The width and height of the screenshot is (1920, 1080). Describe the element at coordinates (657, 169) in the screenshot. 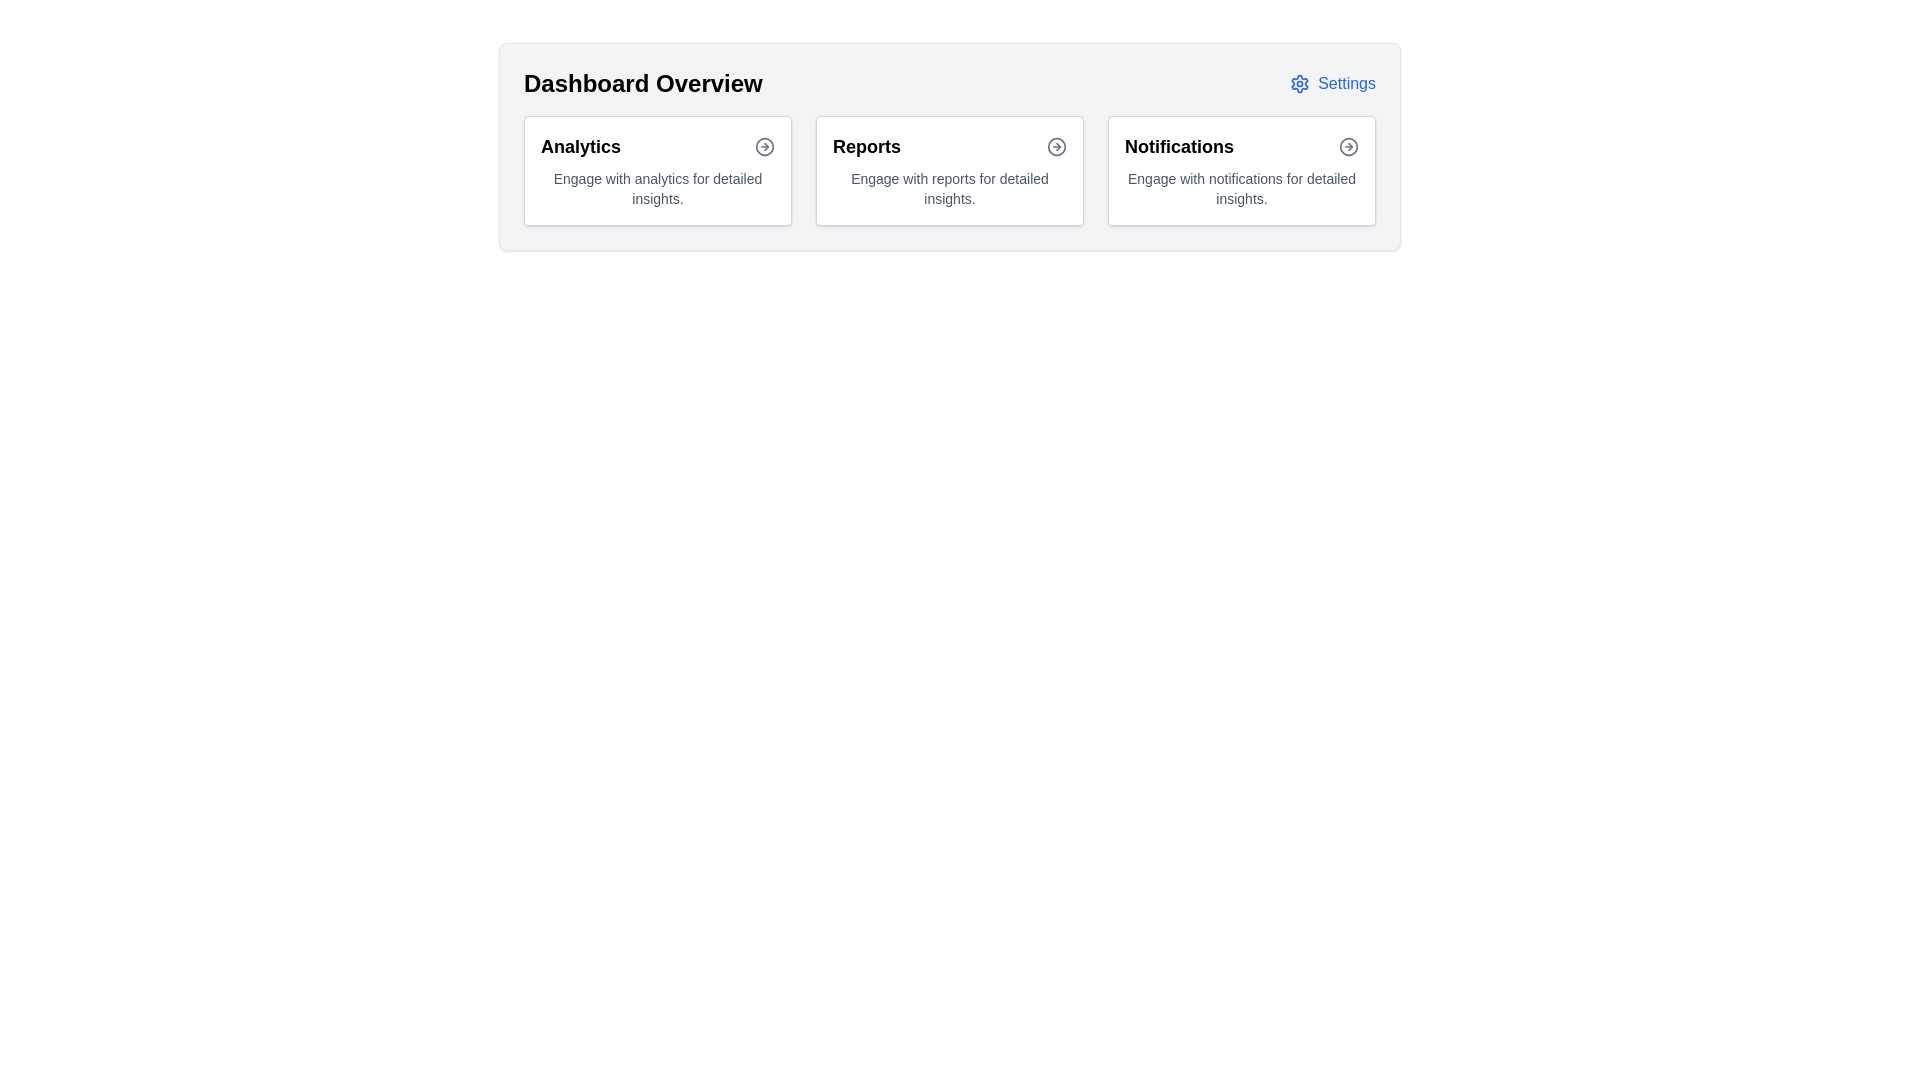

I see `the 'Analytics' interactive card, which is the first card in the row` at that location.